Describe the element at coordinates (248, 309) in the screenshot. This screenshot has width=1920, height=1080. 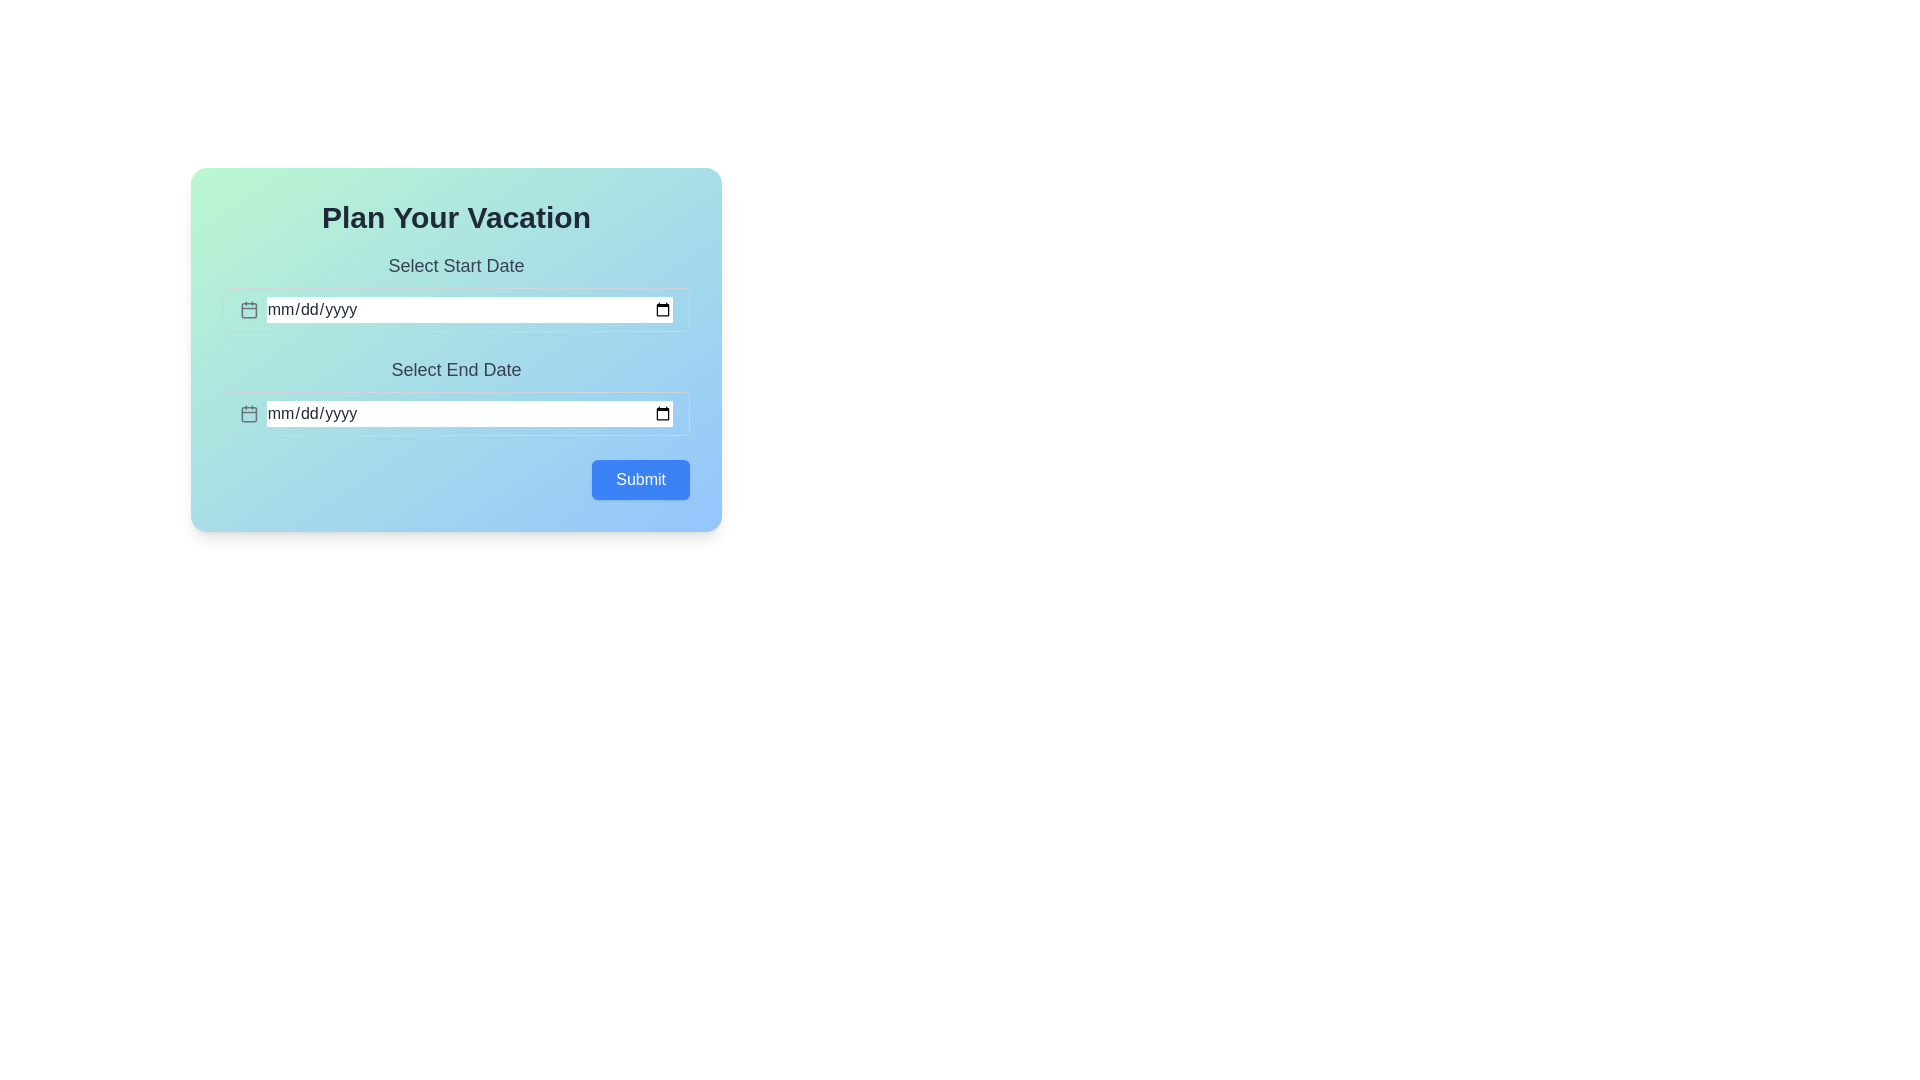
I see `the compact calendar icon located to the left of the top input field, which has a square outline and two vertical bars at the top` at that location.